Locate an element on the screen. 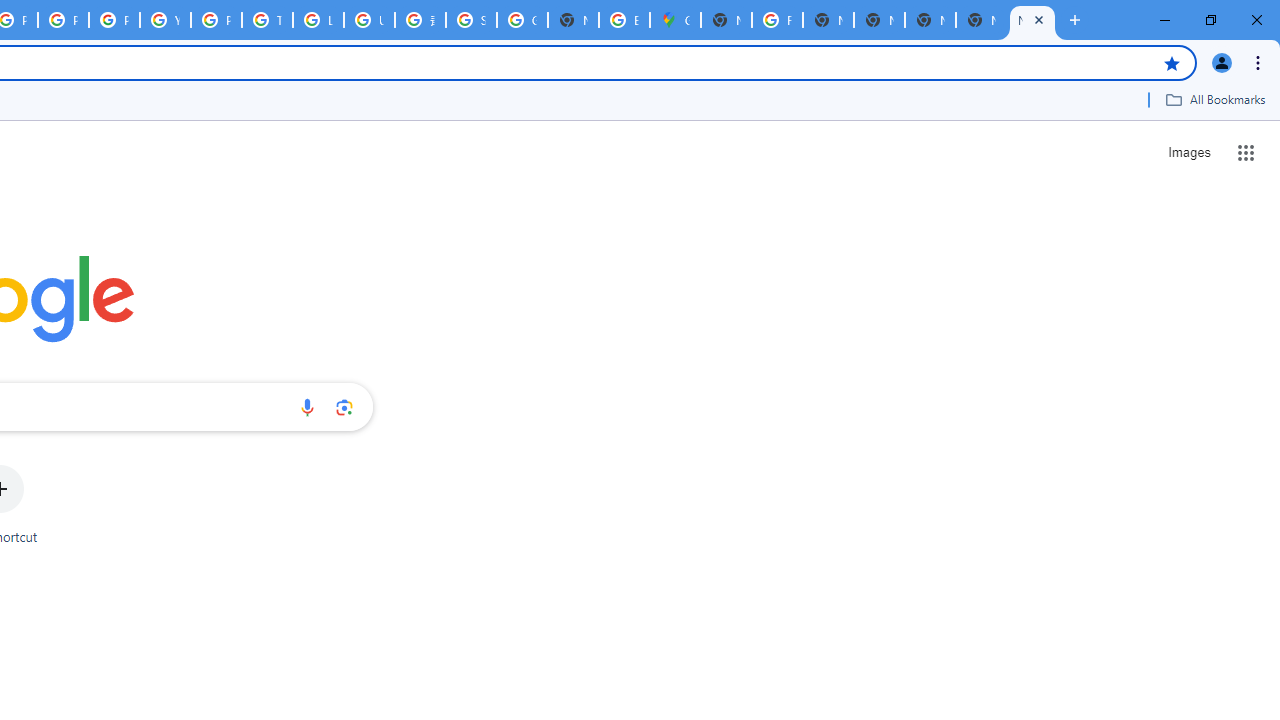  'Privacy Help Center - Policies Help' is located at coordinates (64, 20).